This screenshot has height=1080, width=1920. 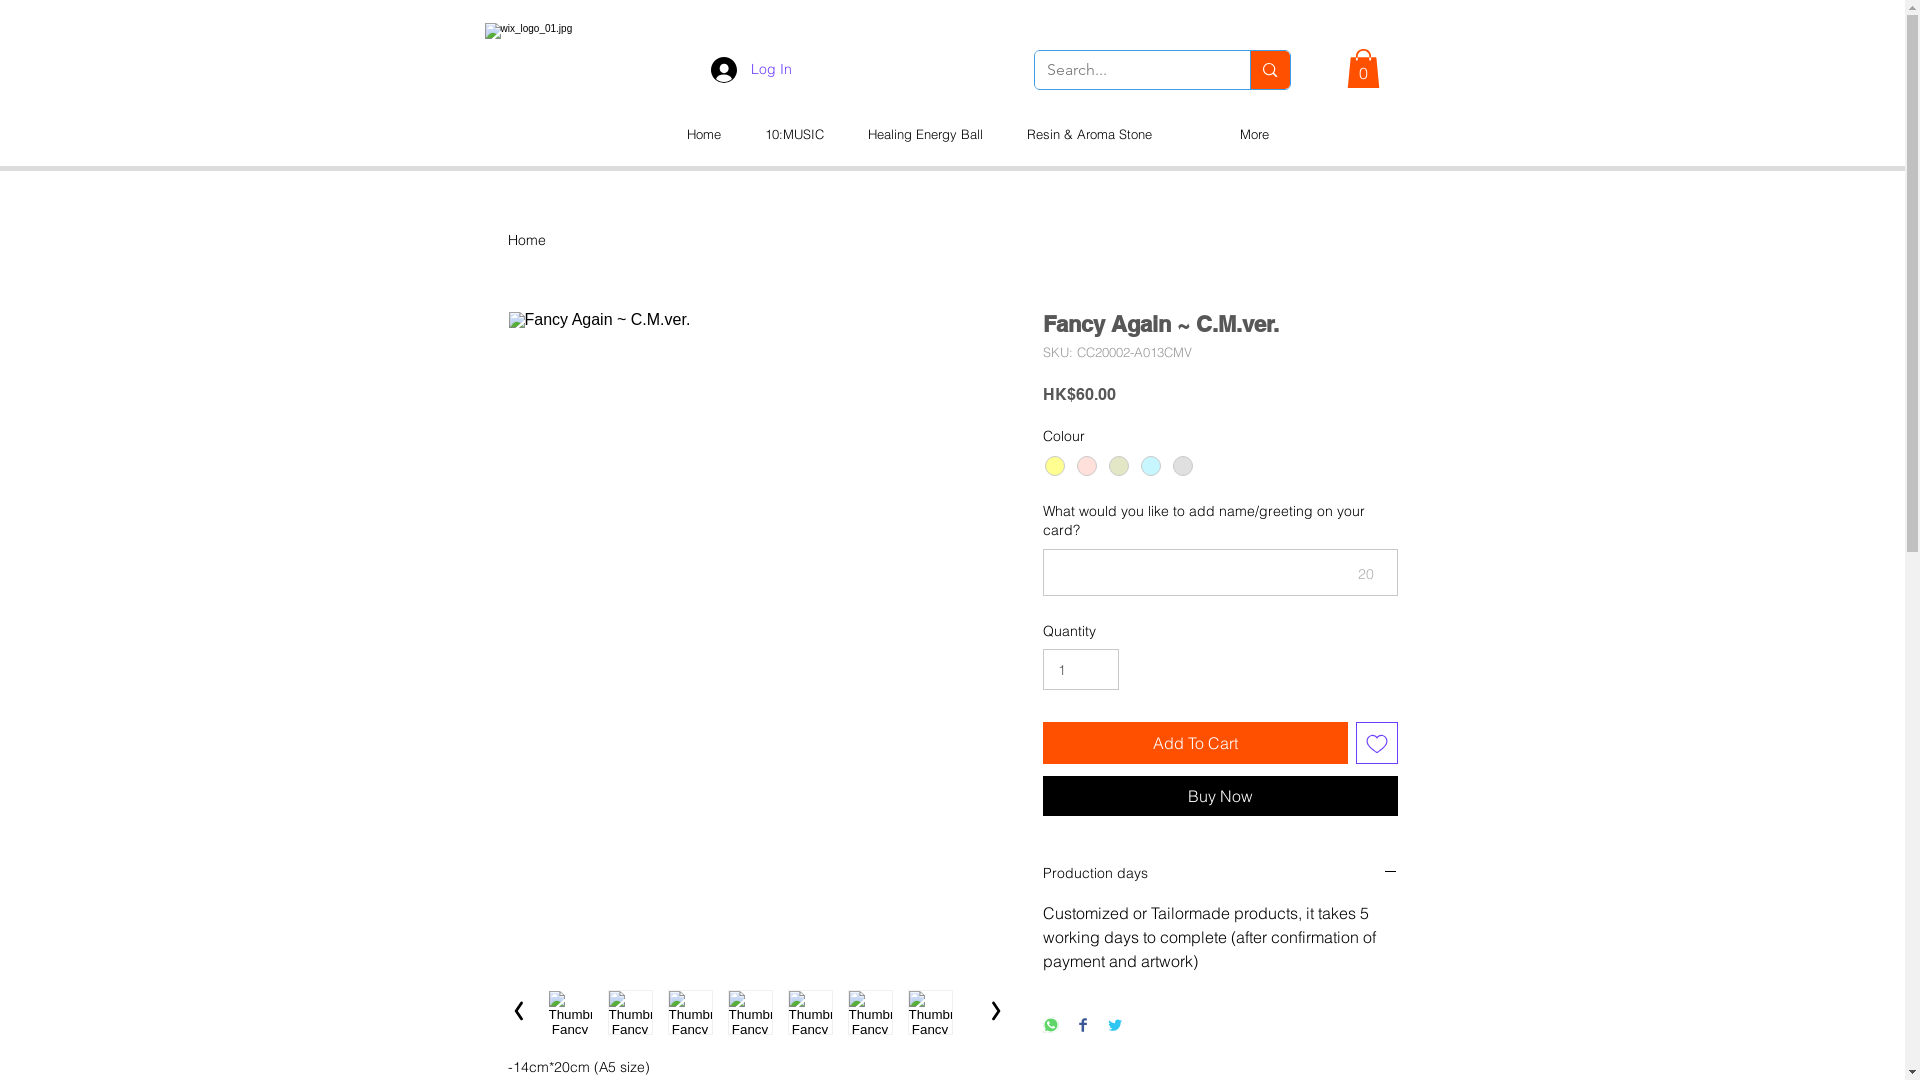 I want to click on 'Add To Cart', so click(x=1194, y=743).